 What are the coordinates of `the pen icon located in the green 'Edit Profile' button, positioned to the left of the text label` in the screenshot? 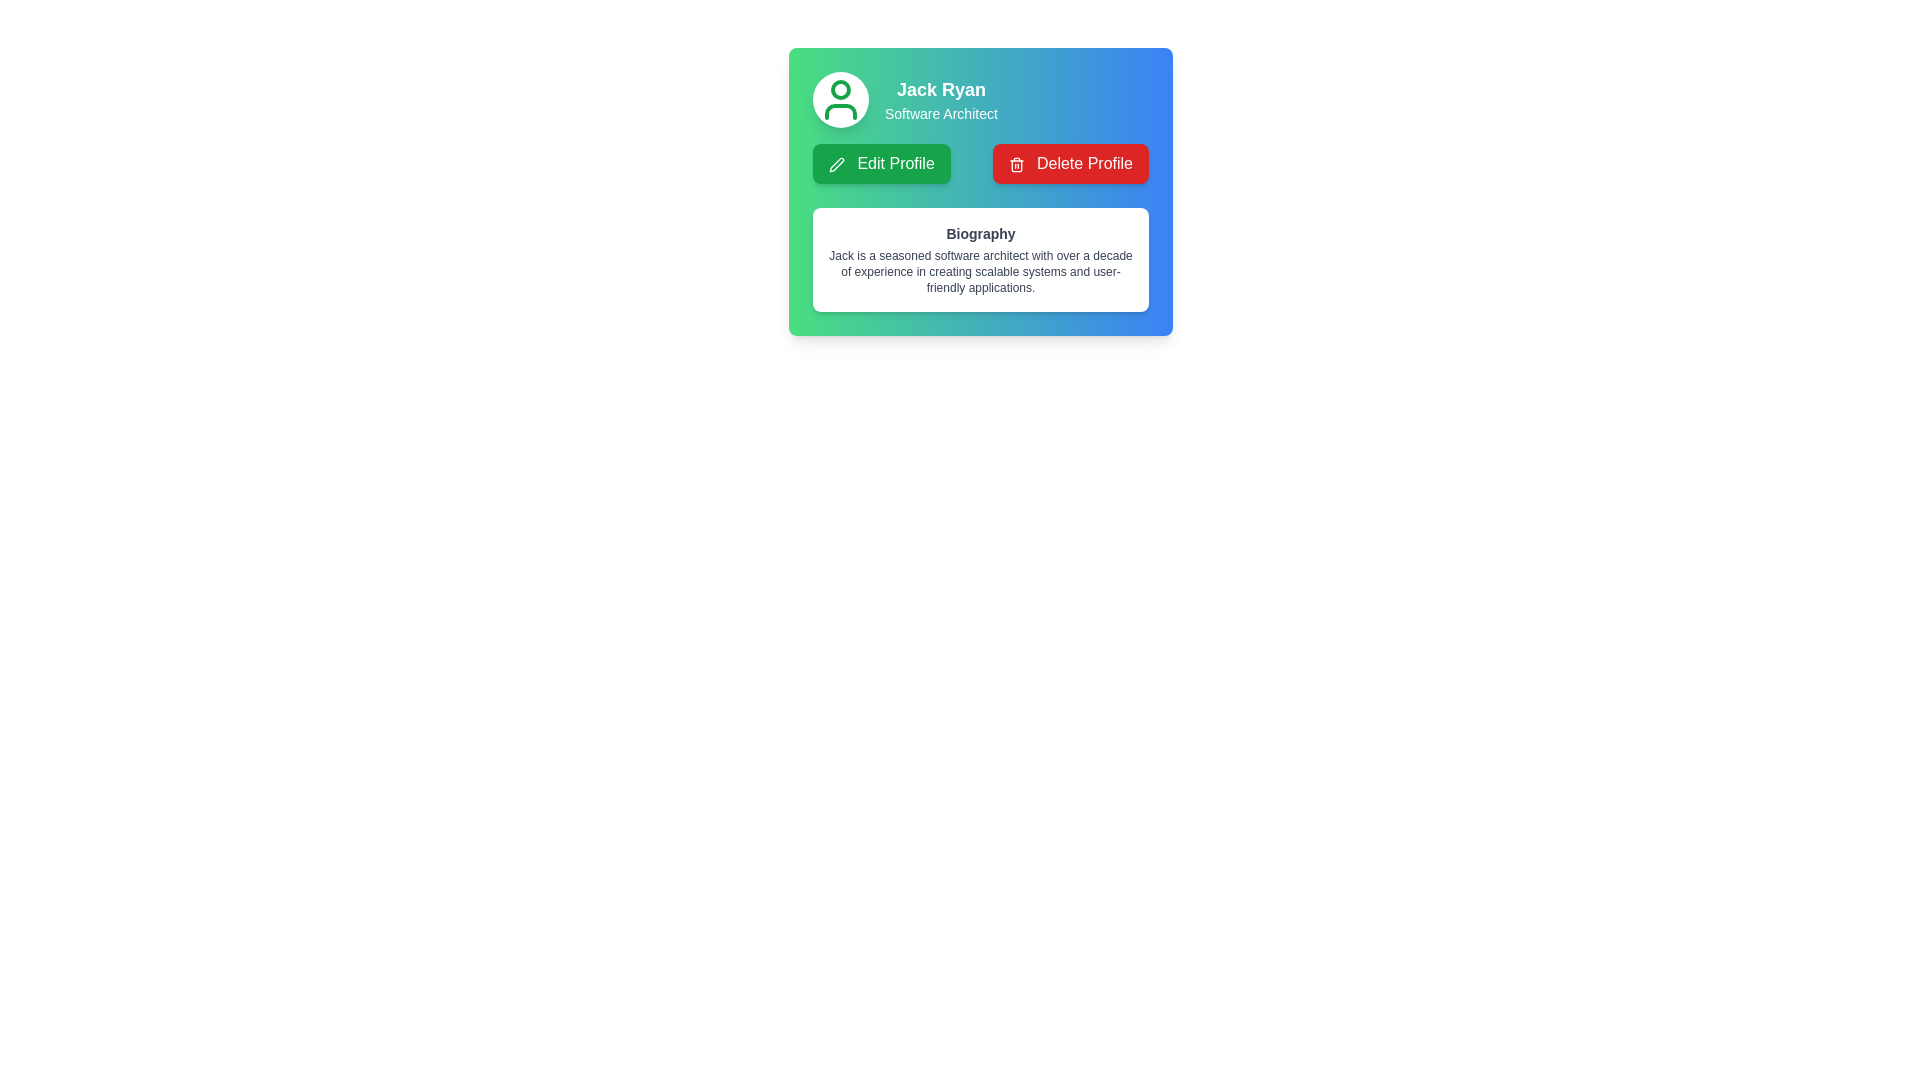 It's located at (836, 163).